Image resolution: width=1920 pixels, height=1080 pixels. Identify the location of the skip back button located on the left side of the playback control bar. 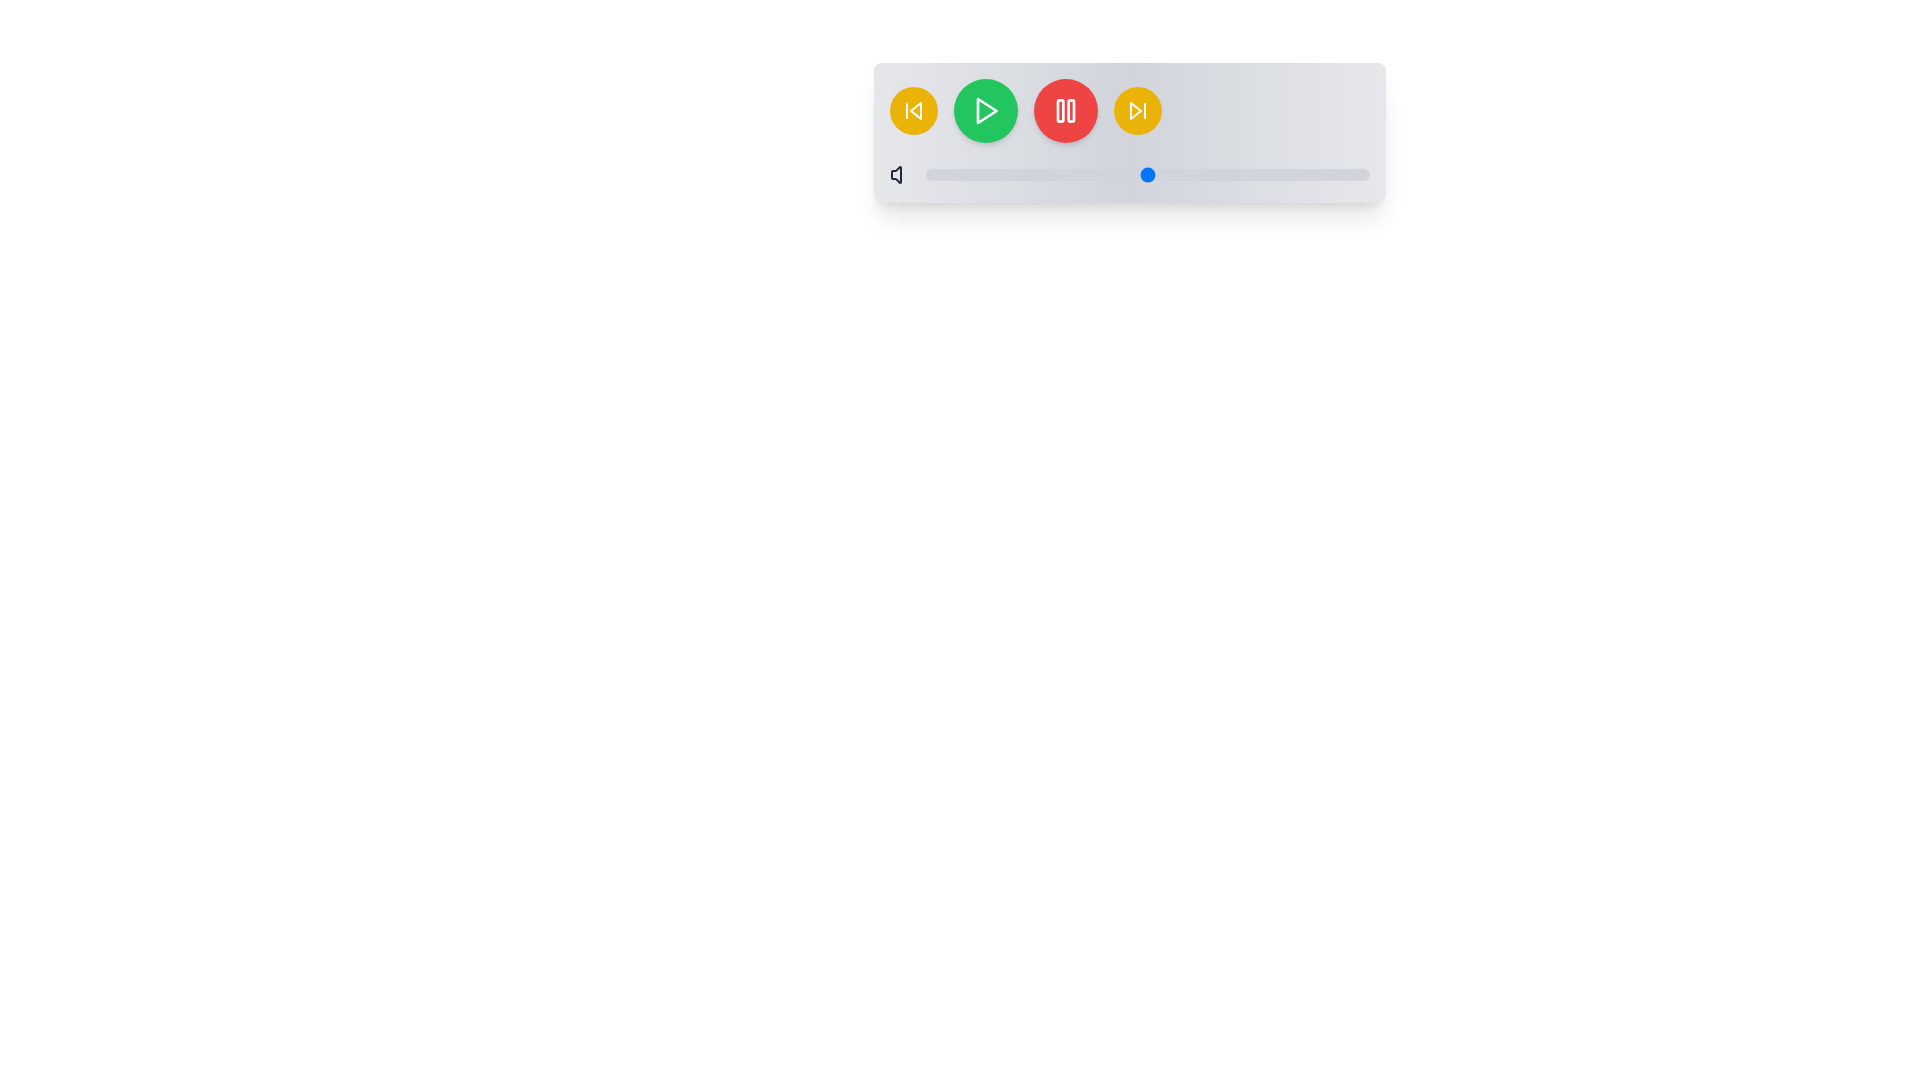
(912, 111).